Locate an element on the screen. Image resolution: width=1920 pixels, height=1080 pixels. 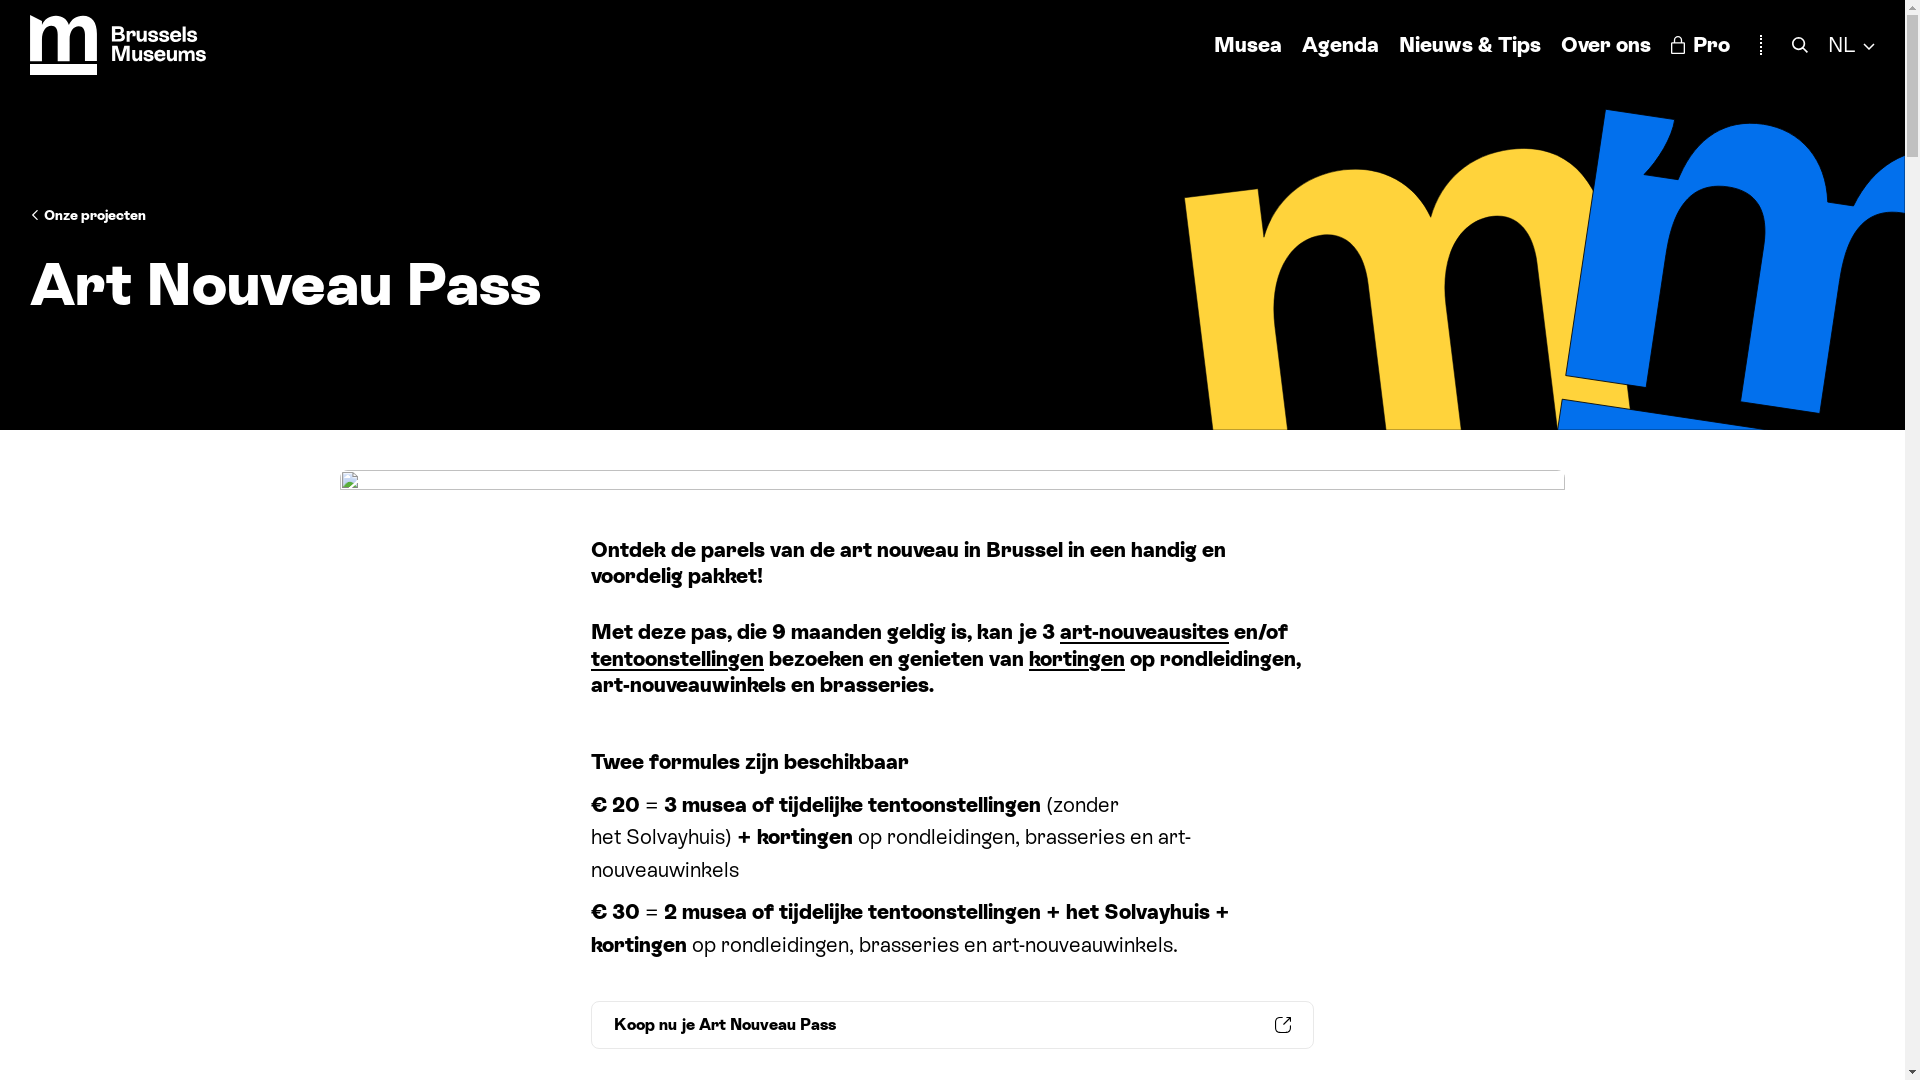
'tentoonstellingen' is located at coordinates (677, 659).